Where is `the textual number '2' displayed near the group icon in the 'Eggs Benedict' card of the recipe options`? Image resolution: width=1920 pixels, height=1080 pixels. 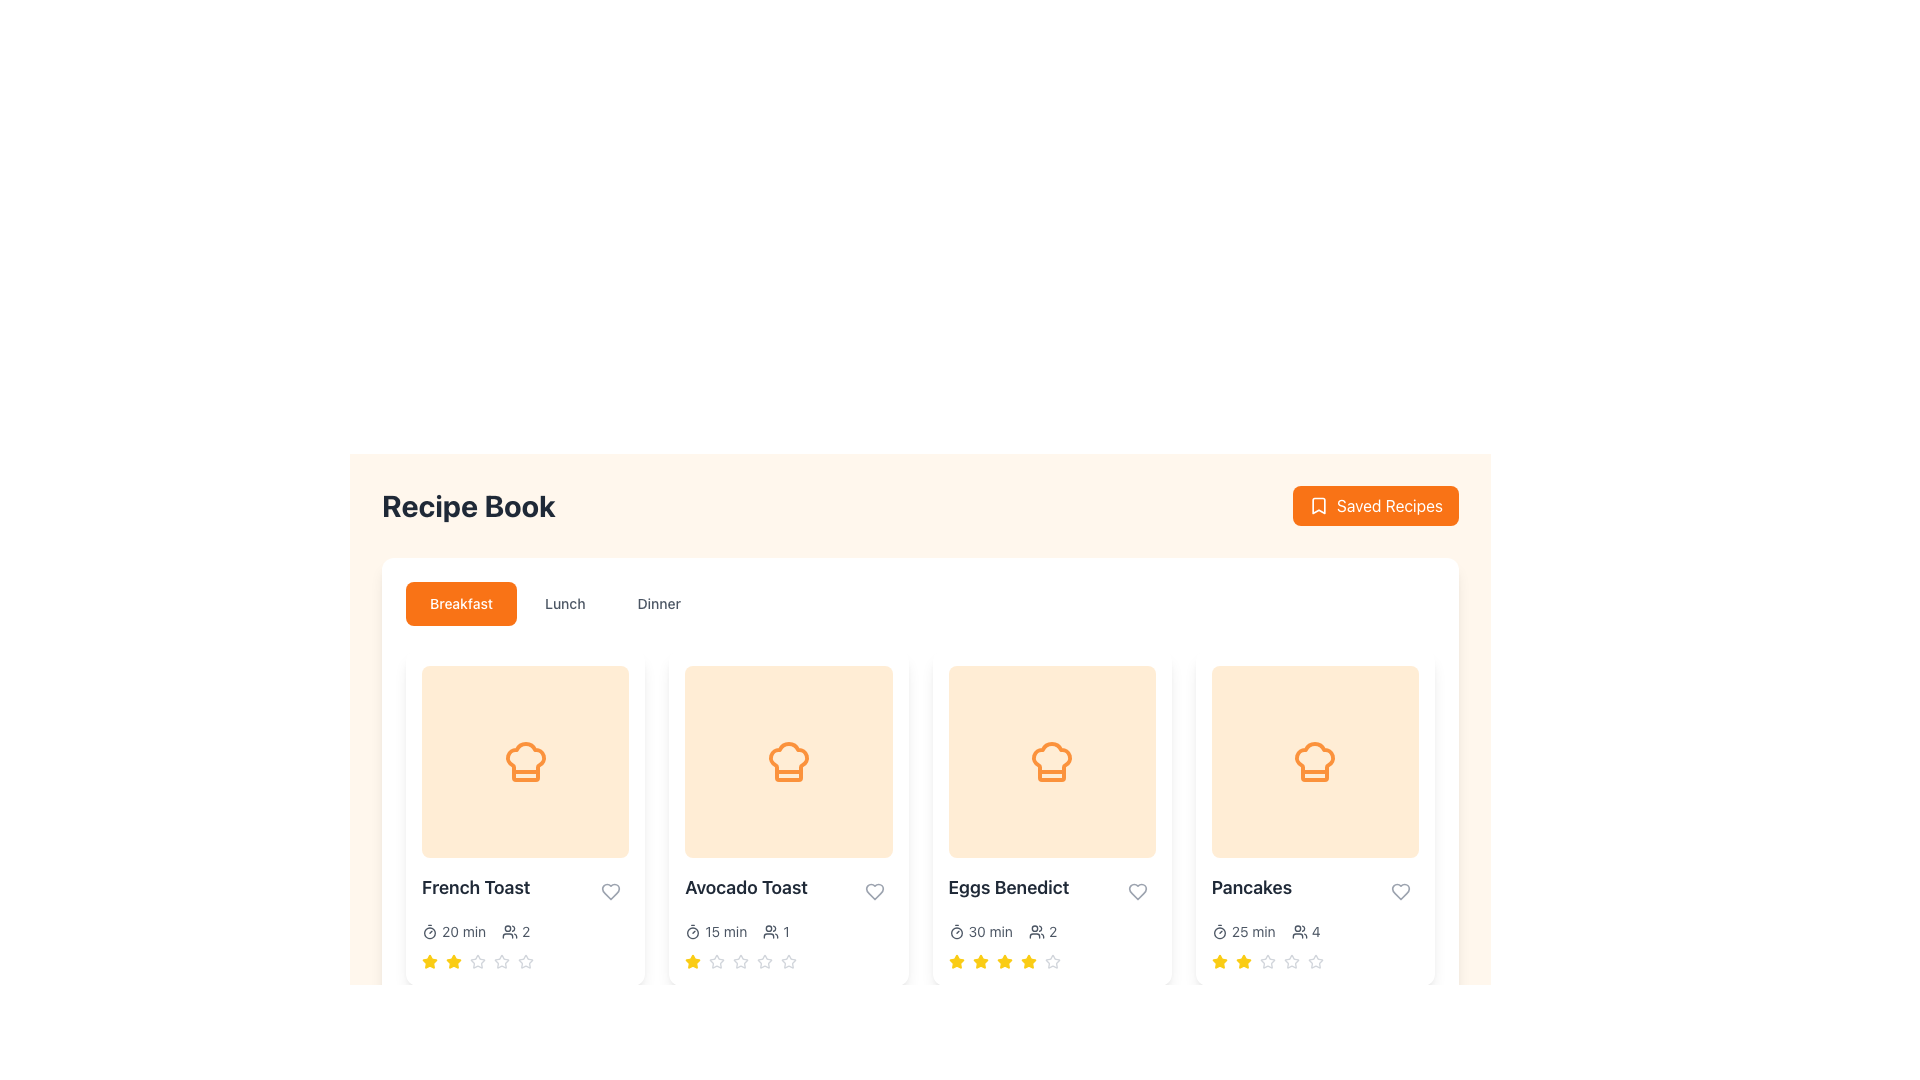 the textual number '2' displayed near the group icon in the 'Eggs Benedict' card of the recipe options is located at coordinates (1052, 932).